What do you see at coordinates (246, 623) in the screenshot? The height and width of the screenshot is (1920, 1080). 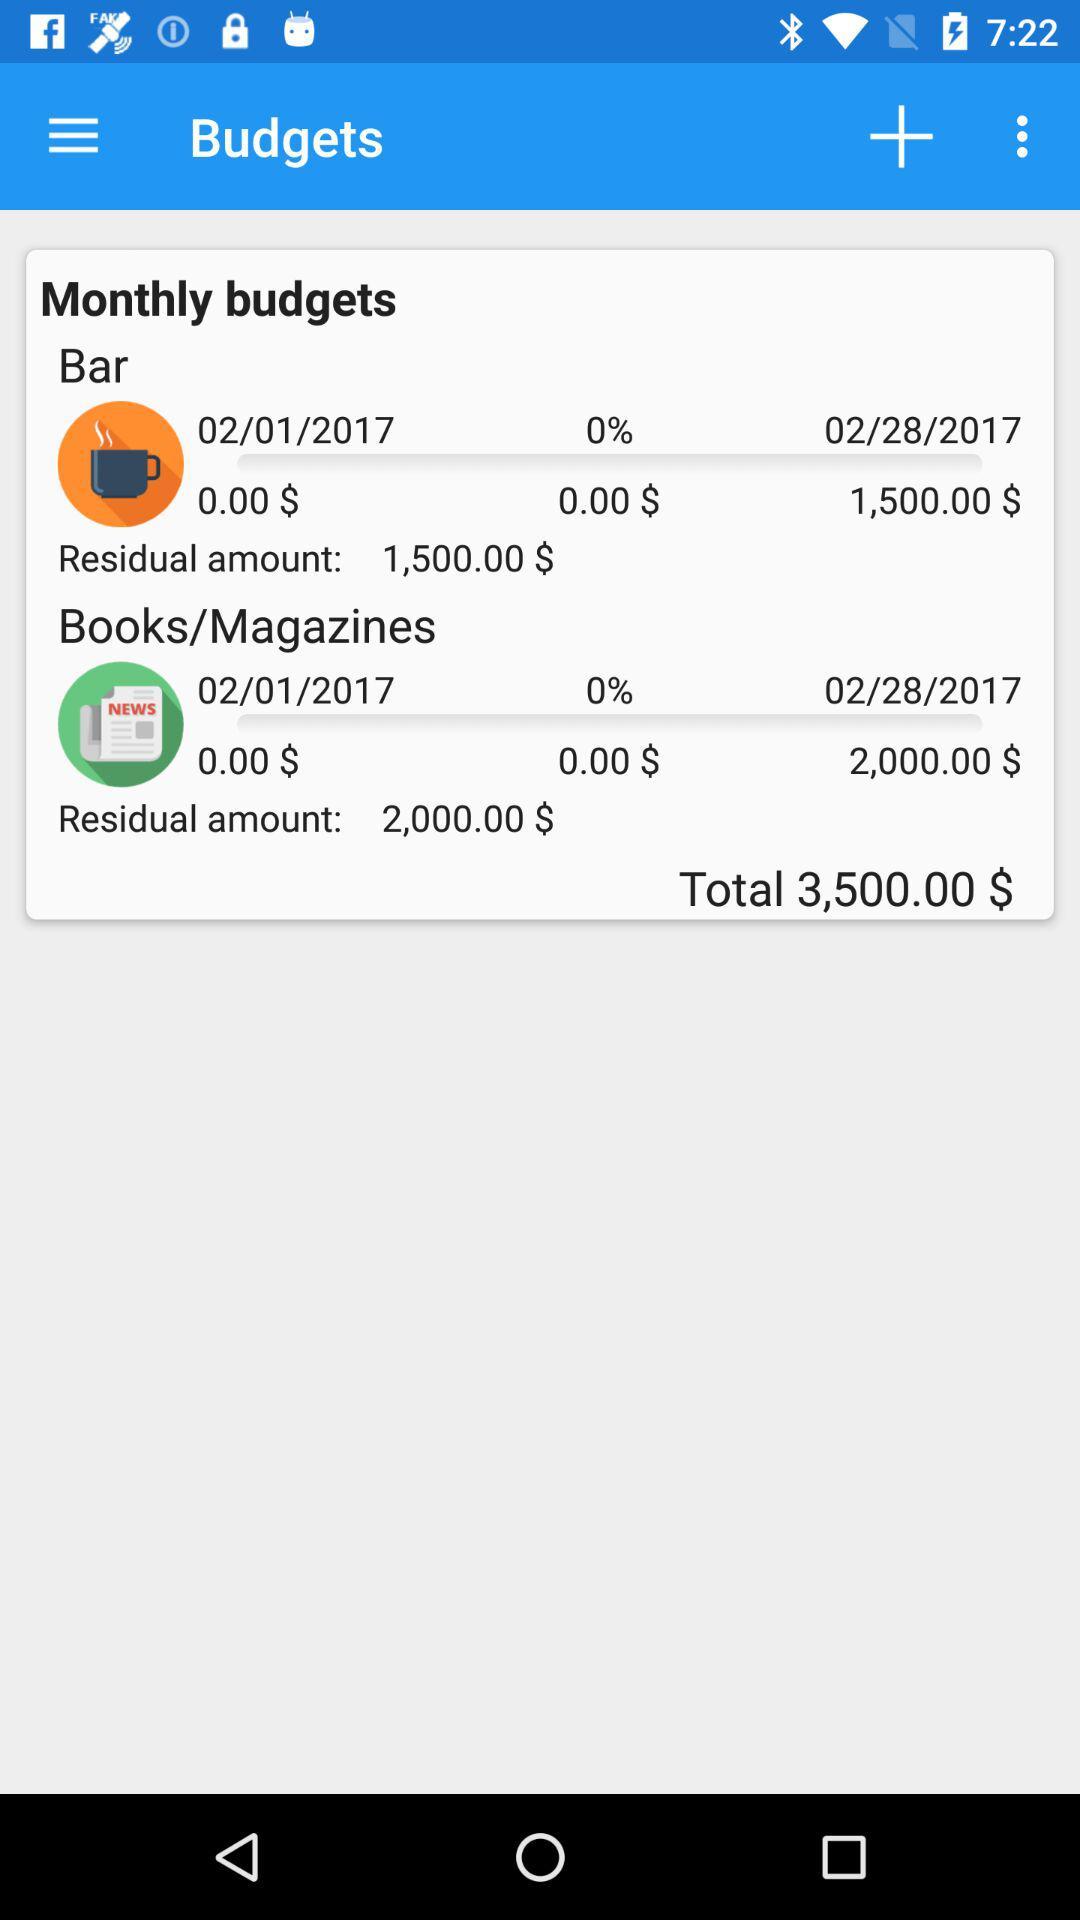 I see `the icon to the left of the 0%` at bounding box center [246, 623].